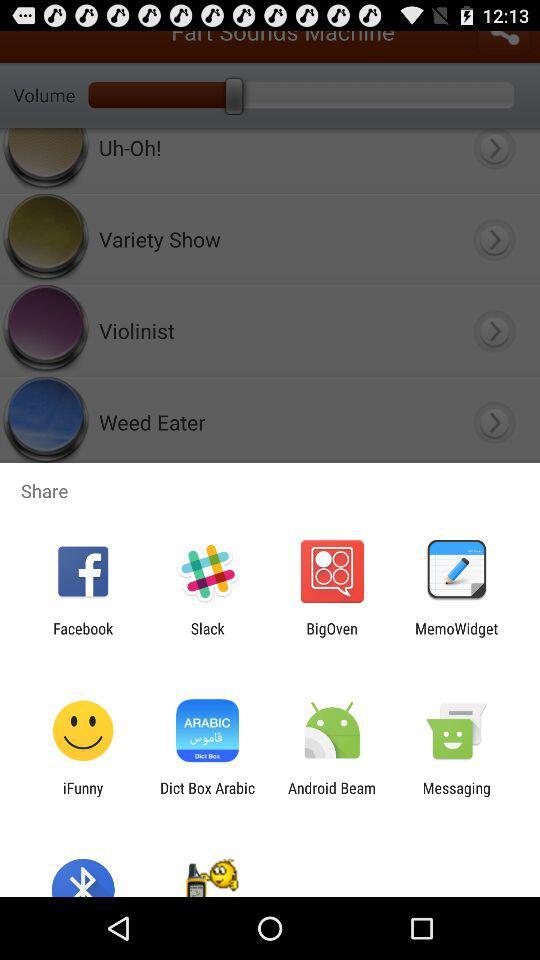 The width and height of the screenshot is (540, 960). I want to click on the item next to bigoven icon, so click(206, 636).